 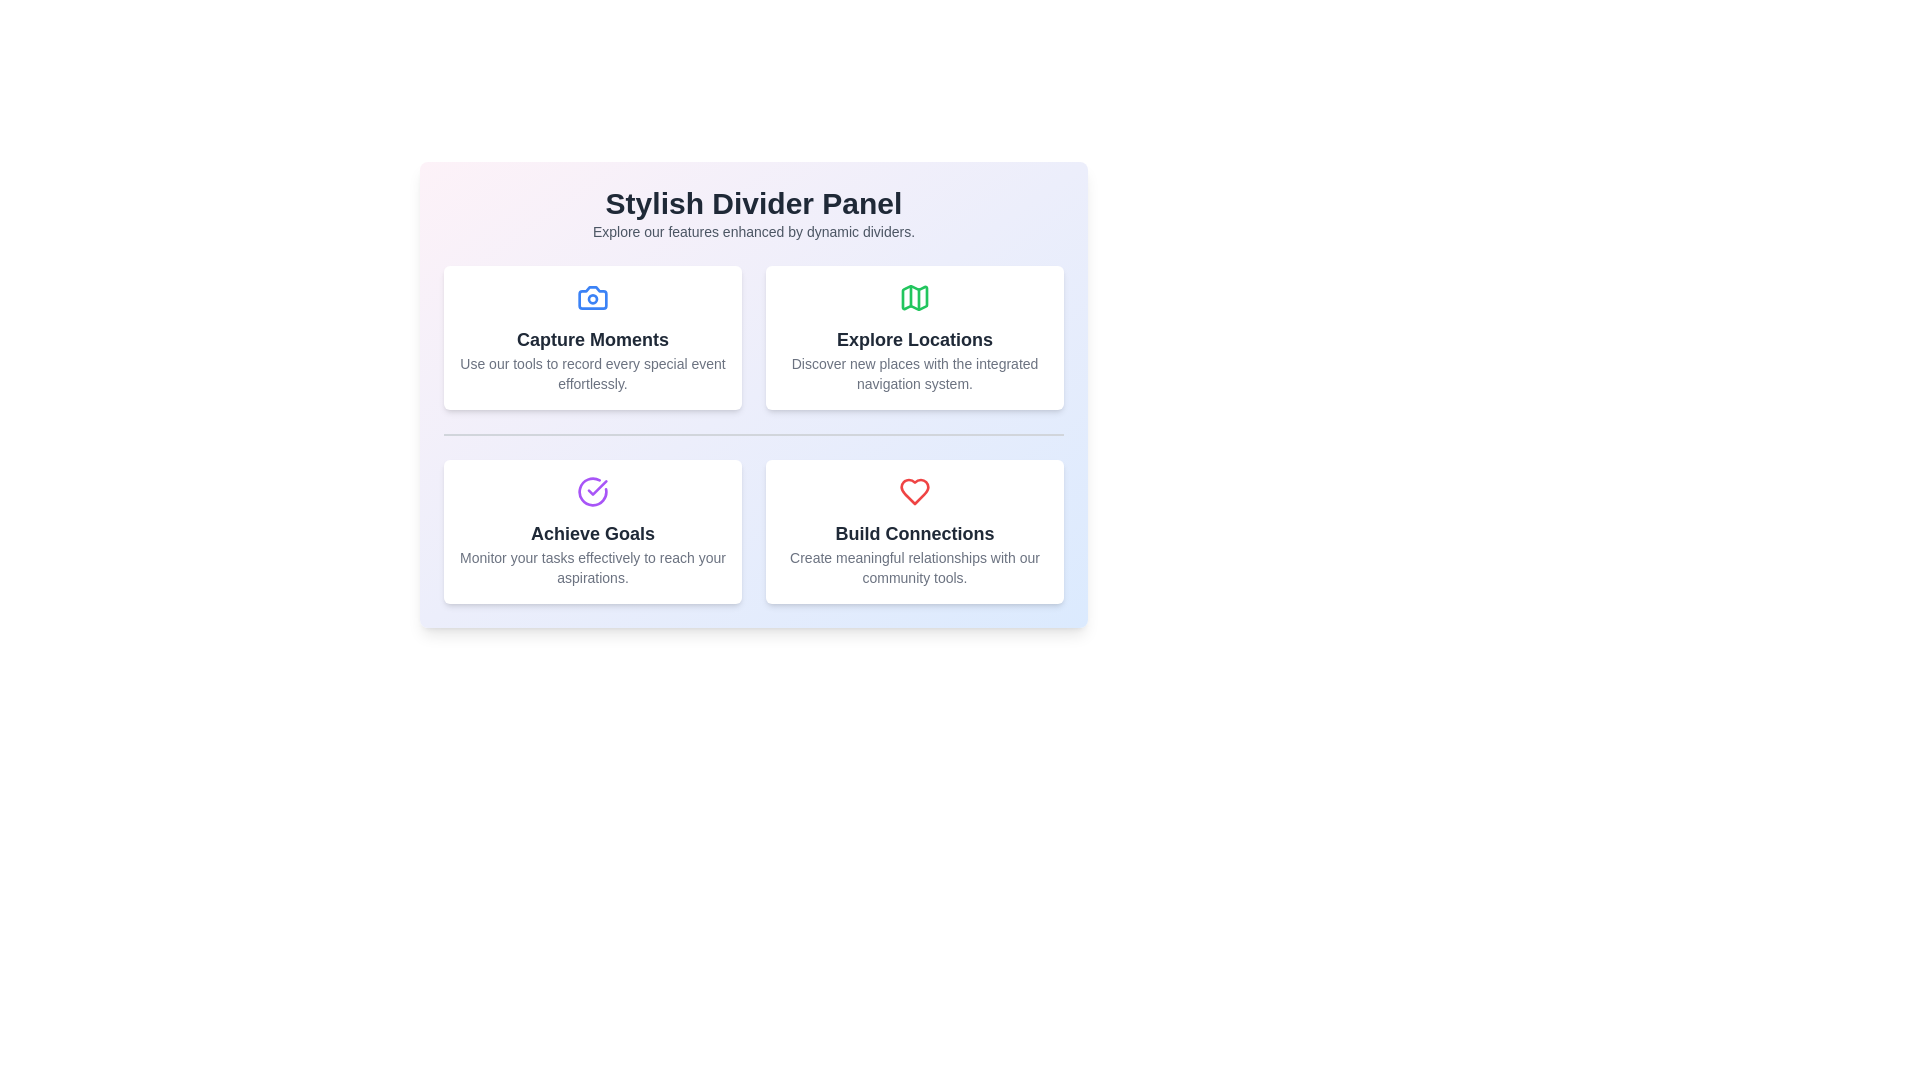 What do you see at coordinates (592, 337) in the screenshot?
I see `the rectangular card with a white background, blue camera icon, and the title 'Capture Moments' located in the top-left section of the grid layout` at bounding box center [592, 337].